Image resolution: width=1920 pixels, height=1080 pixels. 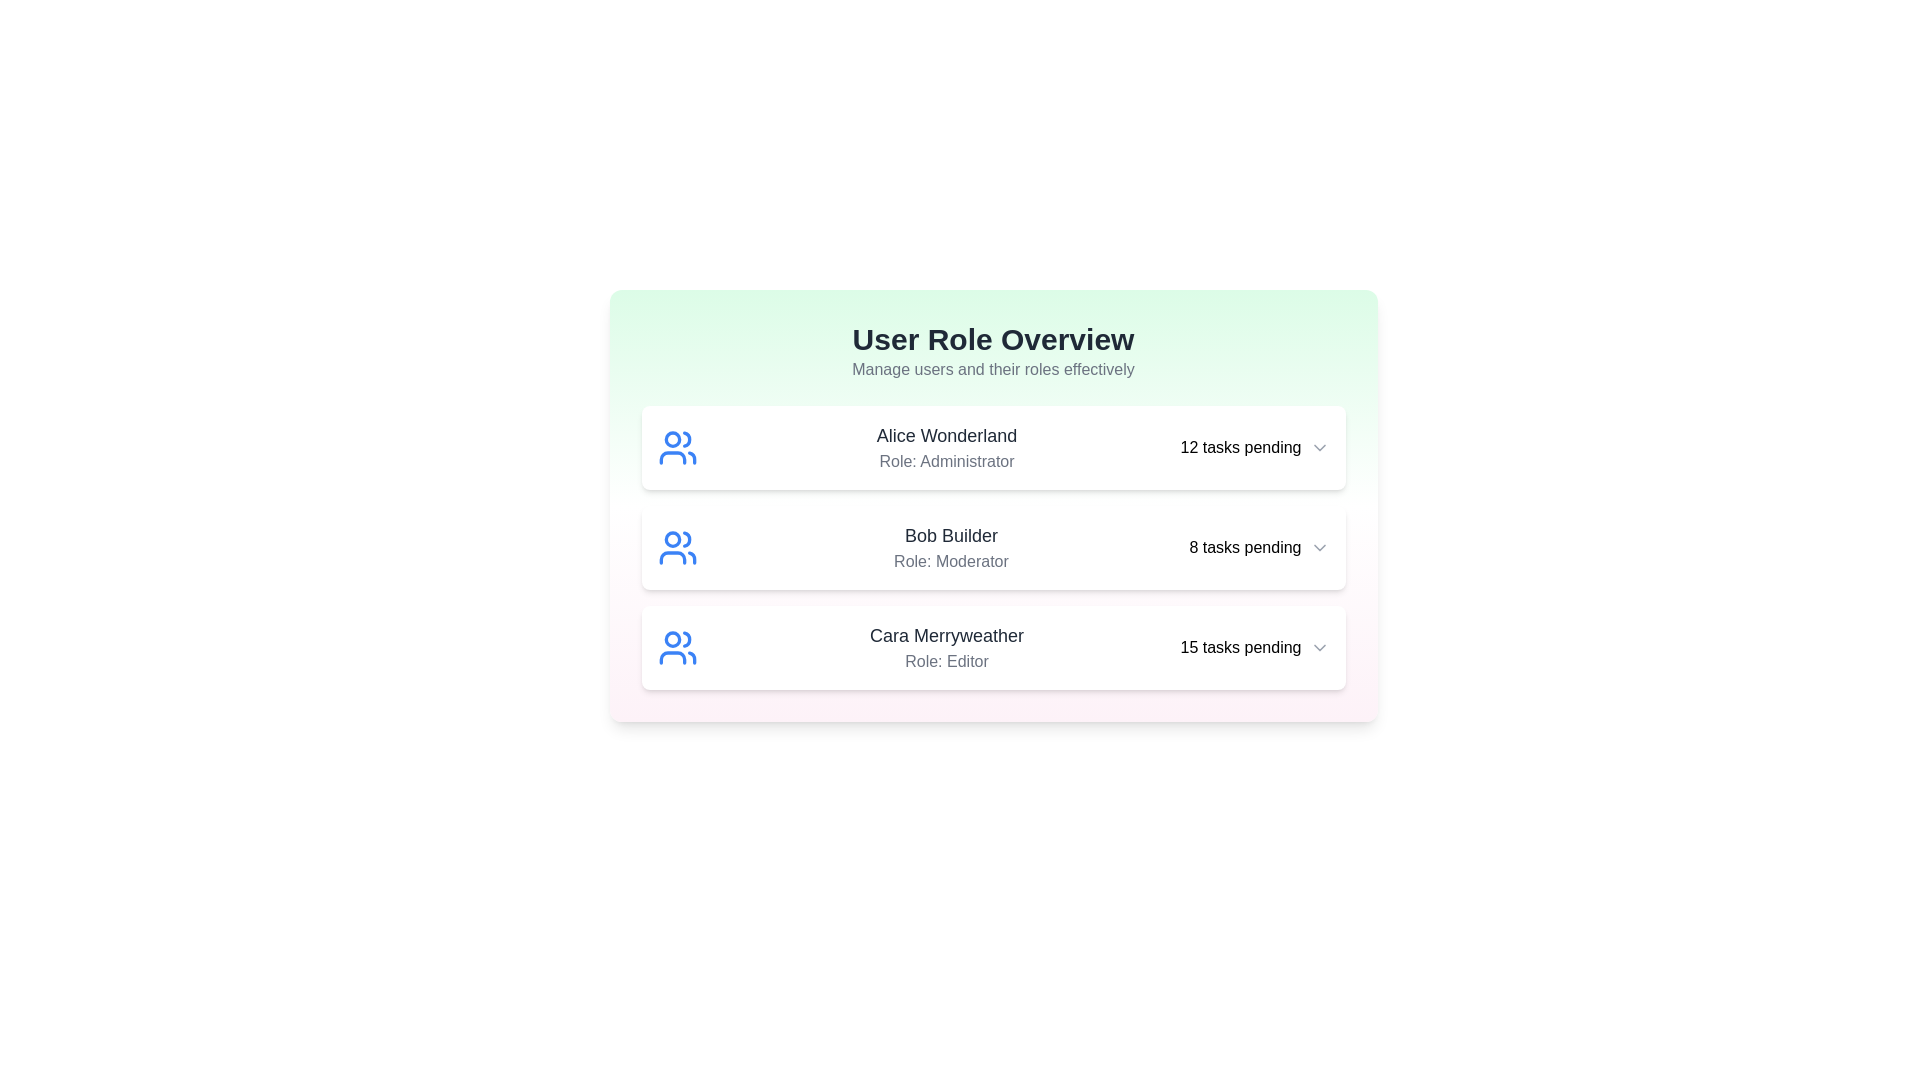 What do you see at coordinates (1319, 547) in the screenshot?
I see `the dropdown icon for Bob Builder to view more options` at bounding box center [1319, 547].